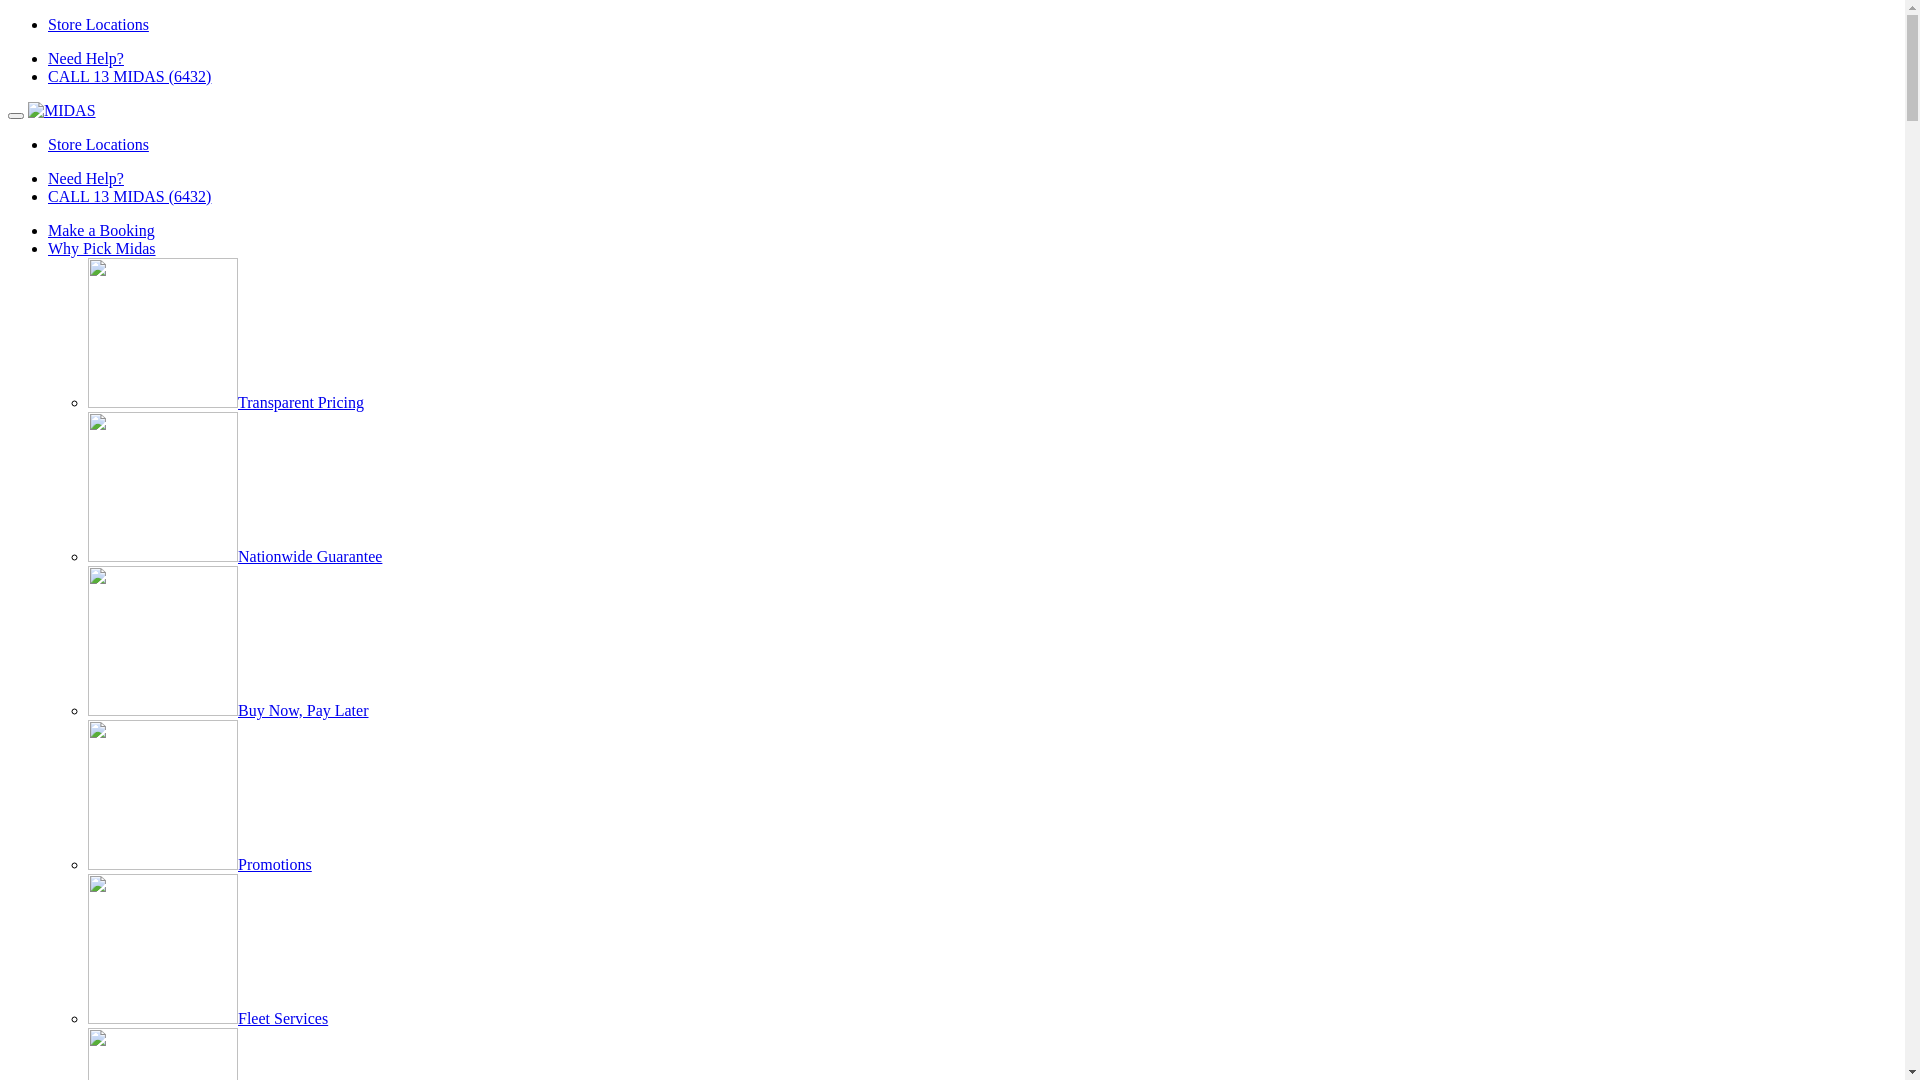 Image resolution: width=1920 pixels, height=1080 pixels. What do you see at coordinates (86, 709) in the screenshot?
I see `'Buy Now, Pay Later'` at bounding box center [86, 709].